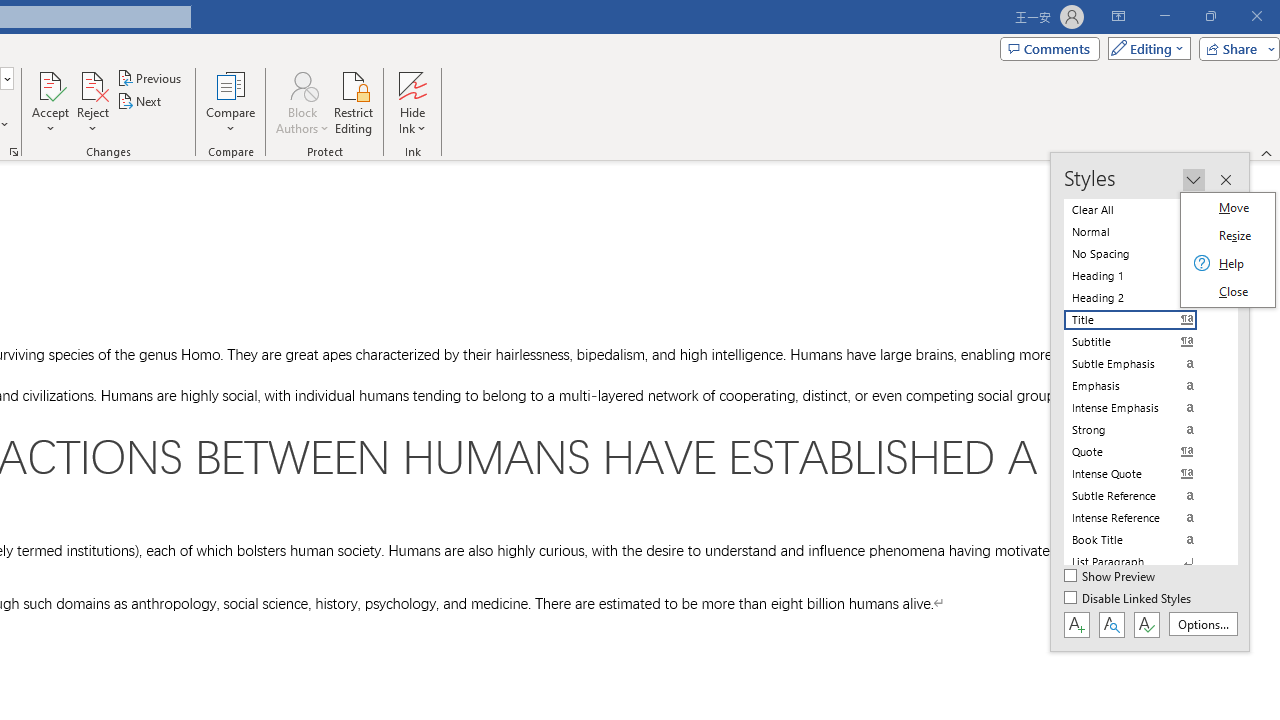 Image resolution: width=1280 pixels, height=720 pixels. Describe the element at coordinates (1142, 474) in the screenshot. I see `'Intense Quote'` at that location.